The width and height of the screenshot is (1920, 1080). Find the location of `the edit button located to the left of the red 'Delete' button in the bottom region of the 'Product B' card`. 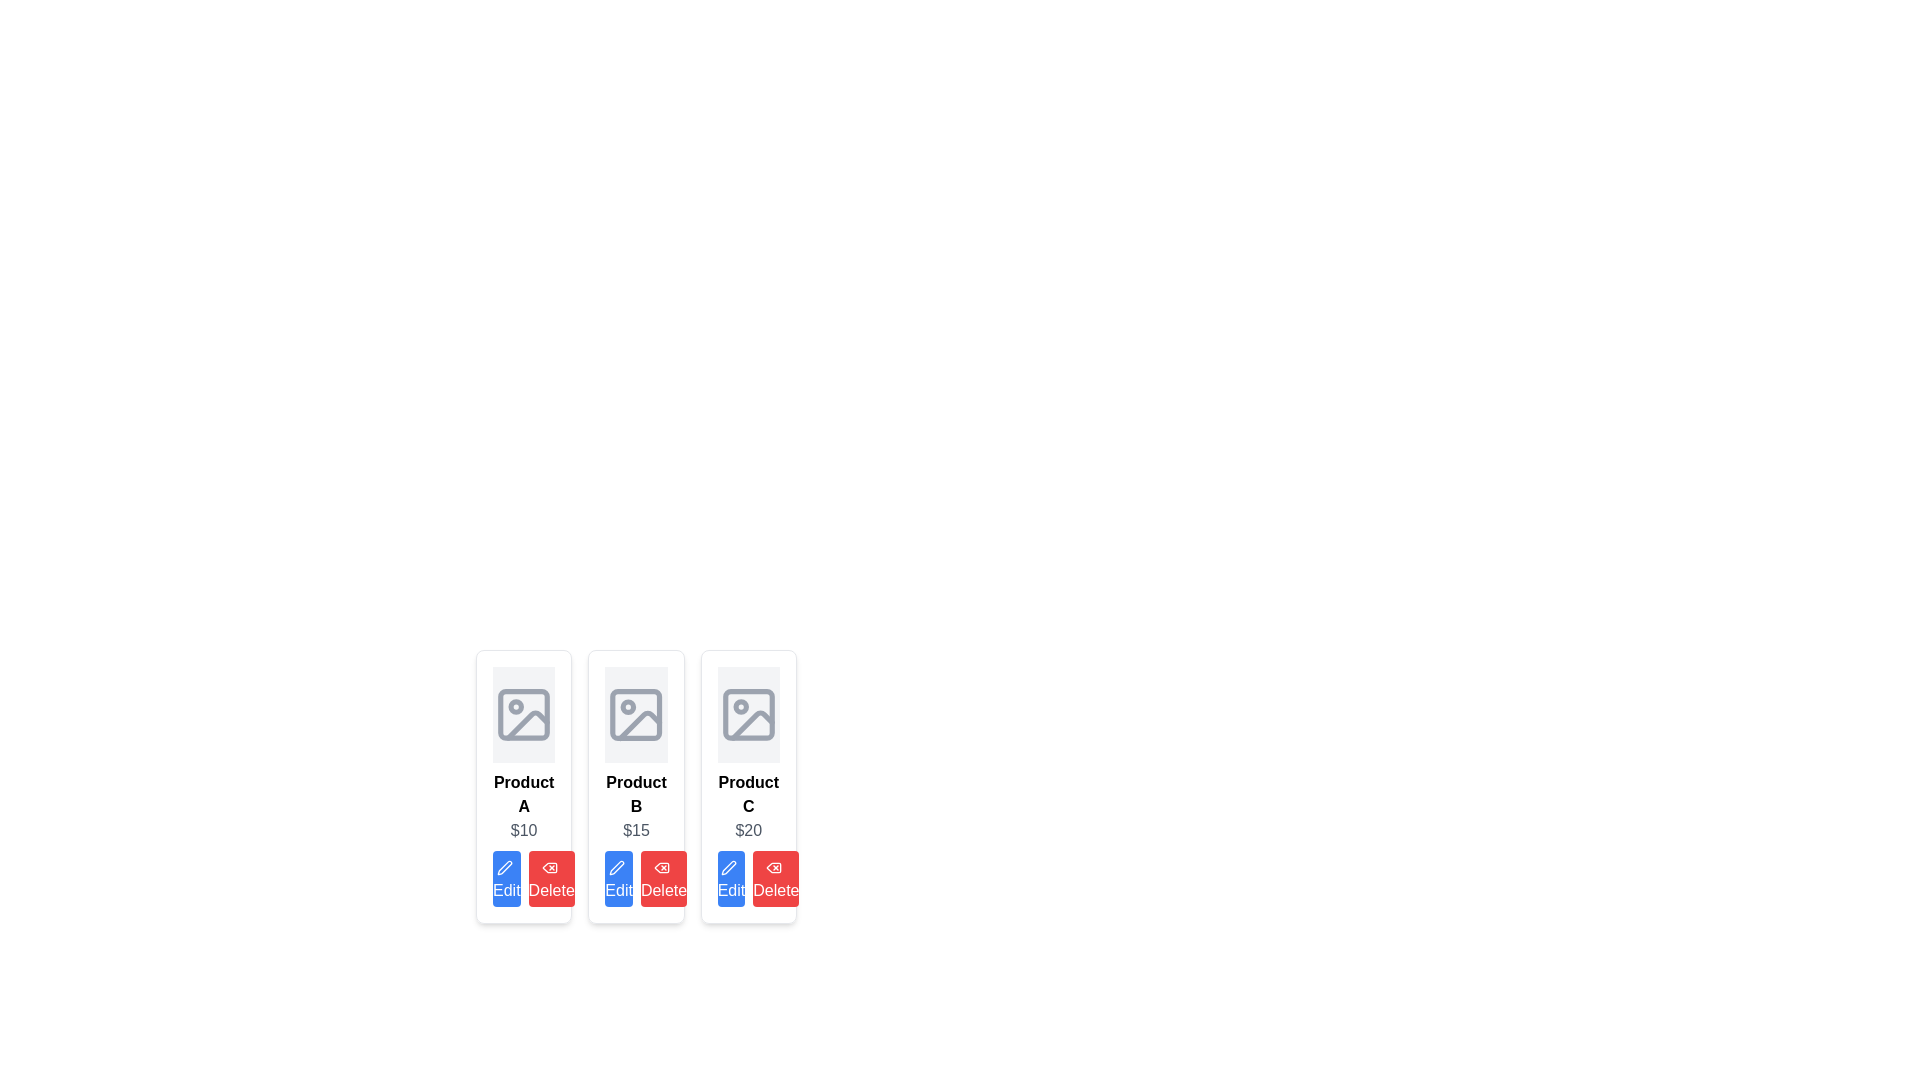

the edit button located to the left of the red 'Delete' button in the bottom region of the 'Product B' card is located at coordinates (616, 866).